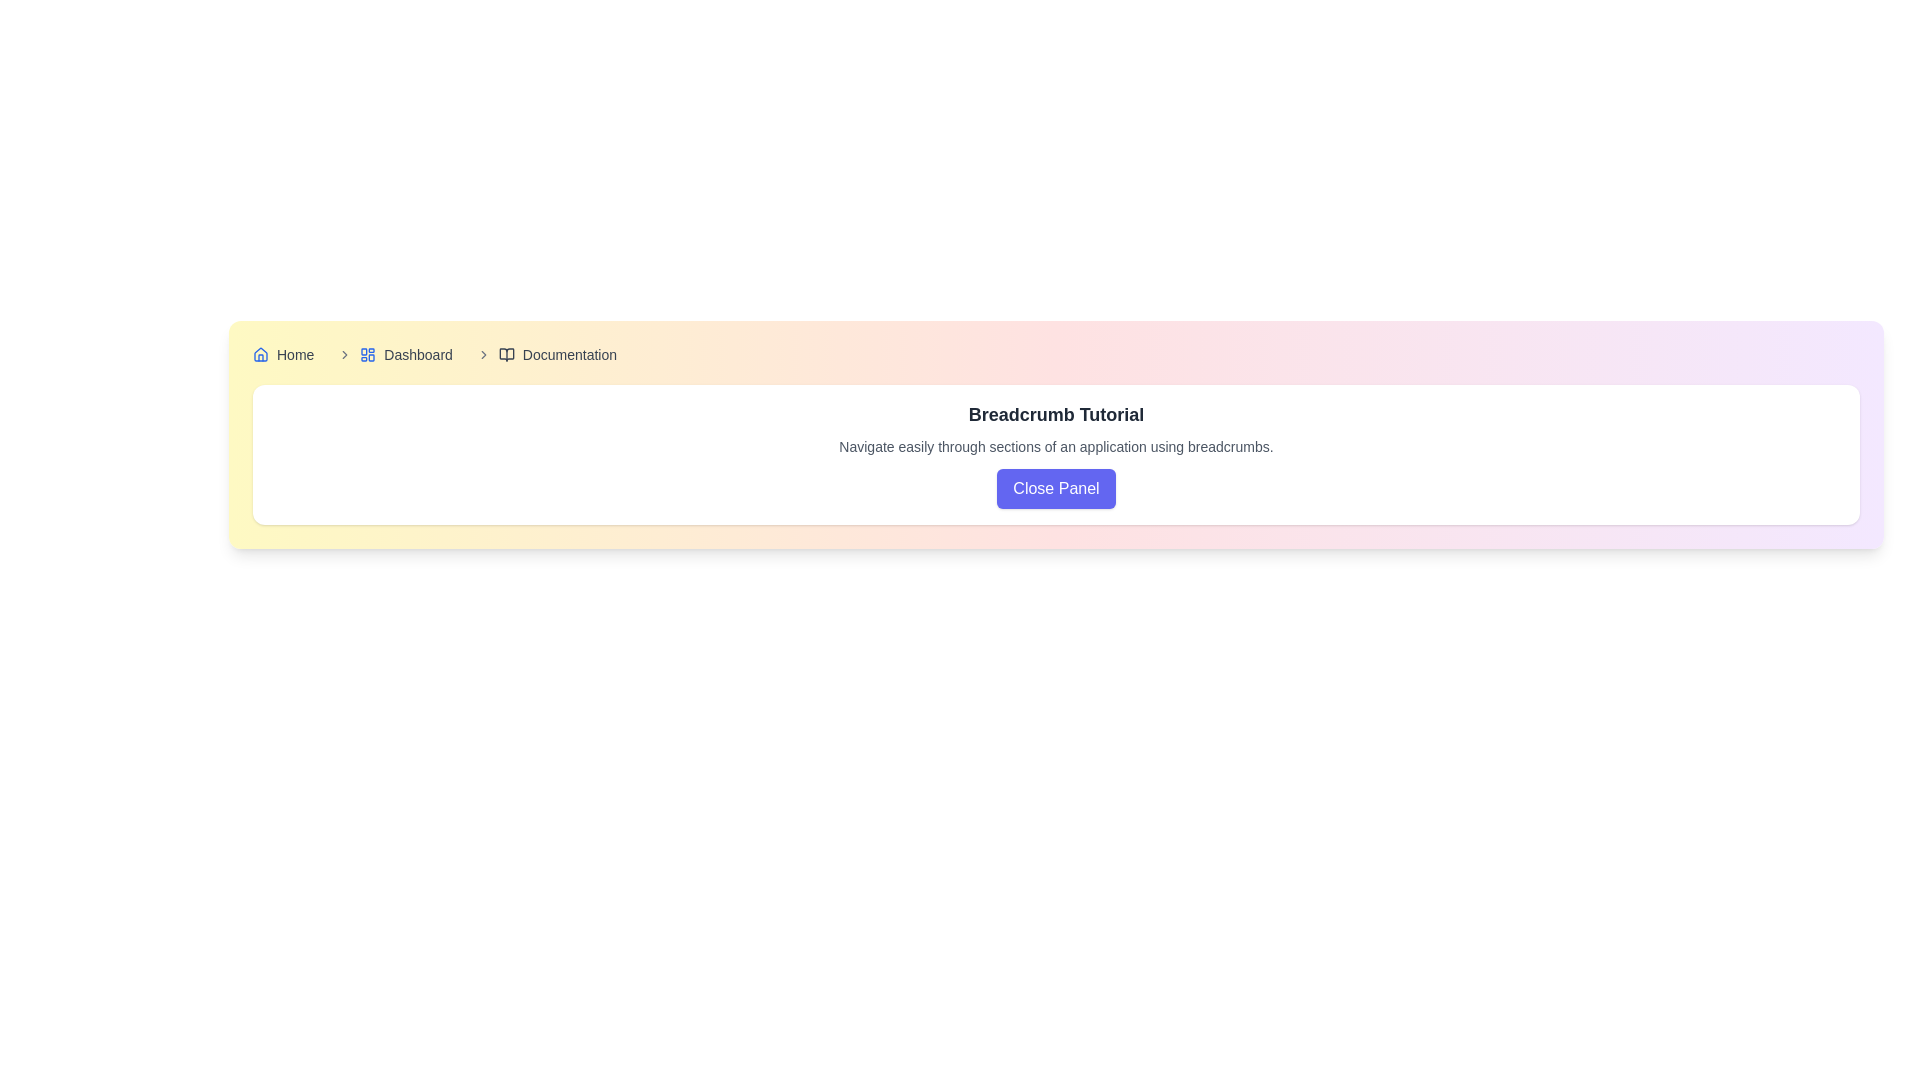 This screenshot has width=1920, height=1080. I want to click on the 'Dashboard' static text label in the breadcrumb navigation bar, which is styled in medium-weight gray font and located to the right of the dashboard icon, so click(417, 353).